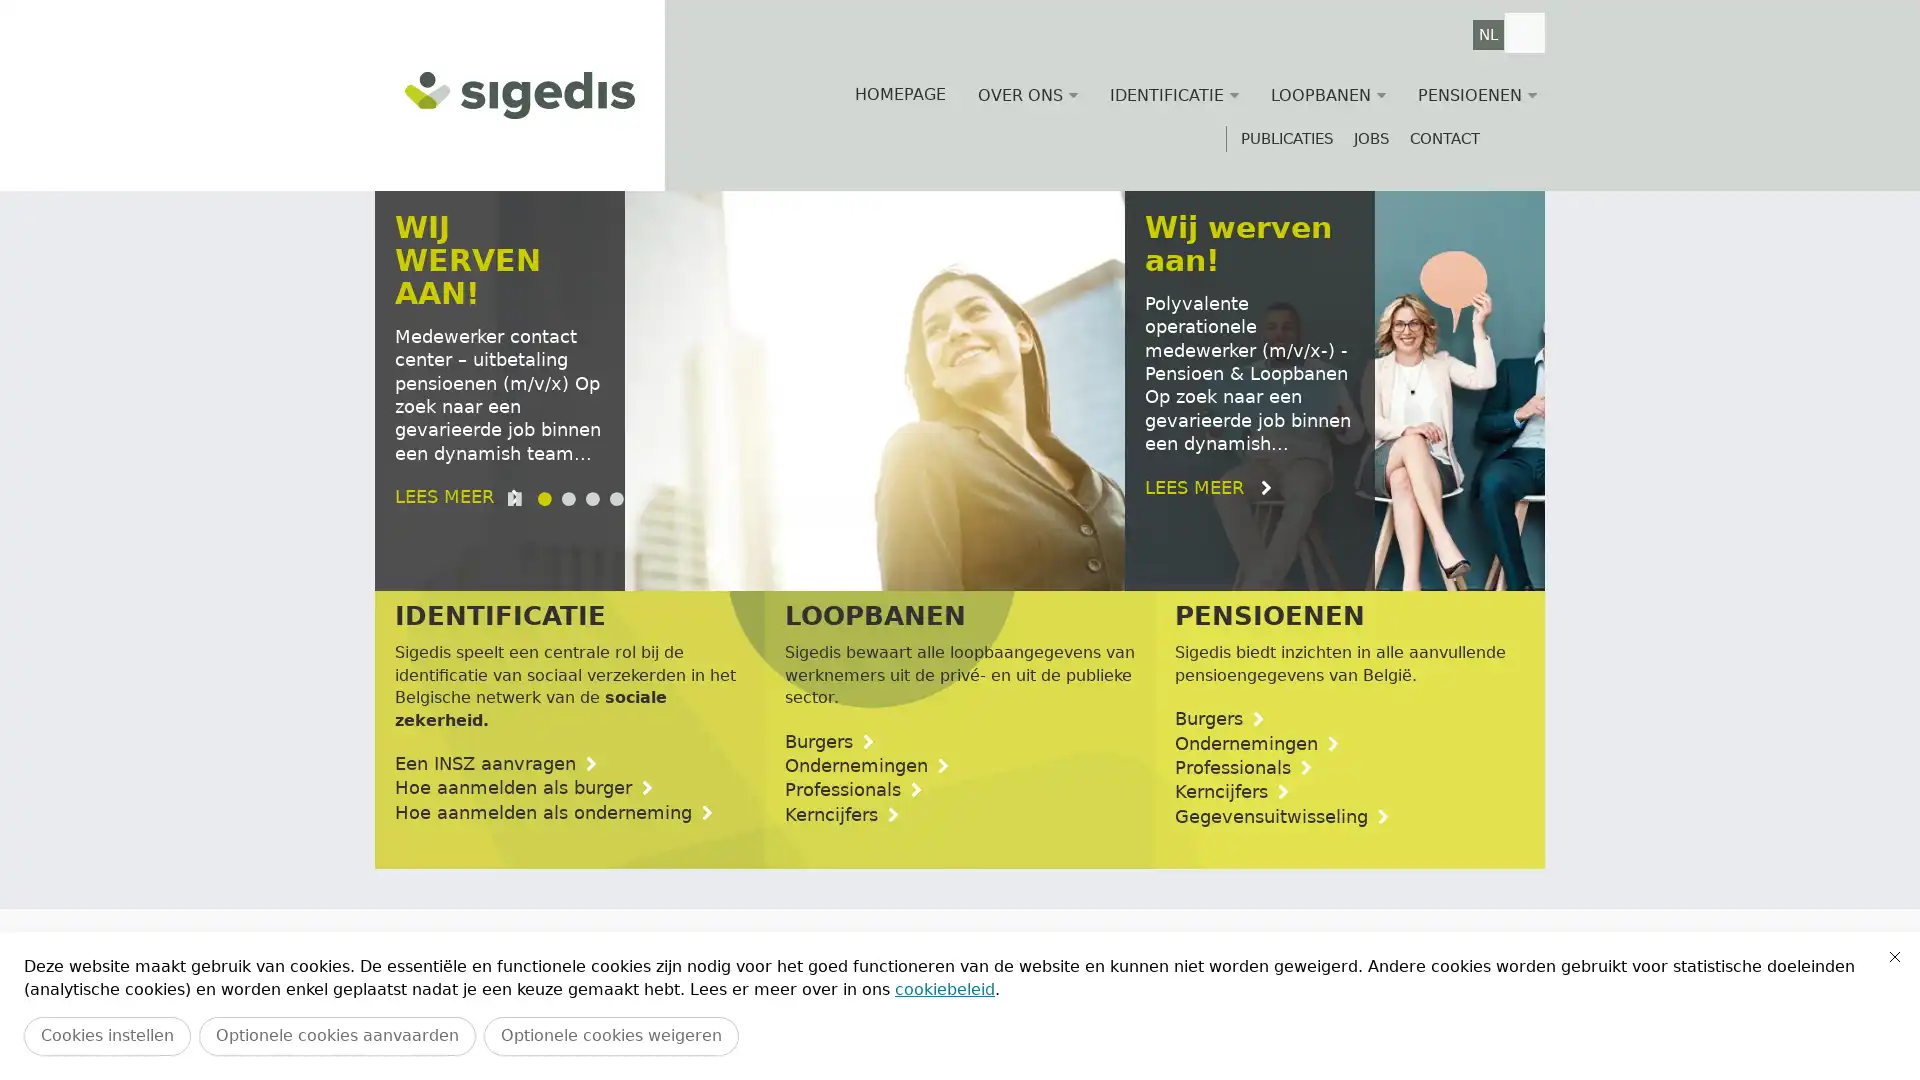 This screenshot has width=1920, height=1080. What do you see at coordinates (1894, 955) in the screenshot?
I see `Sluiten` at bounding box center [1894, 955].